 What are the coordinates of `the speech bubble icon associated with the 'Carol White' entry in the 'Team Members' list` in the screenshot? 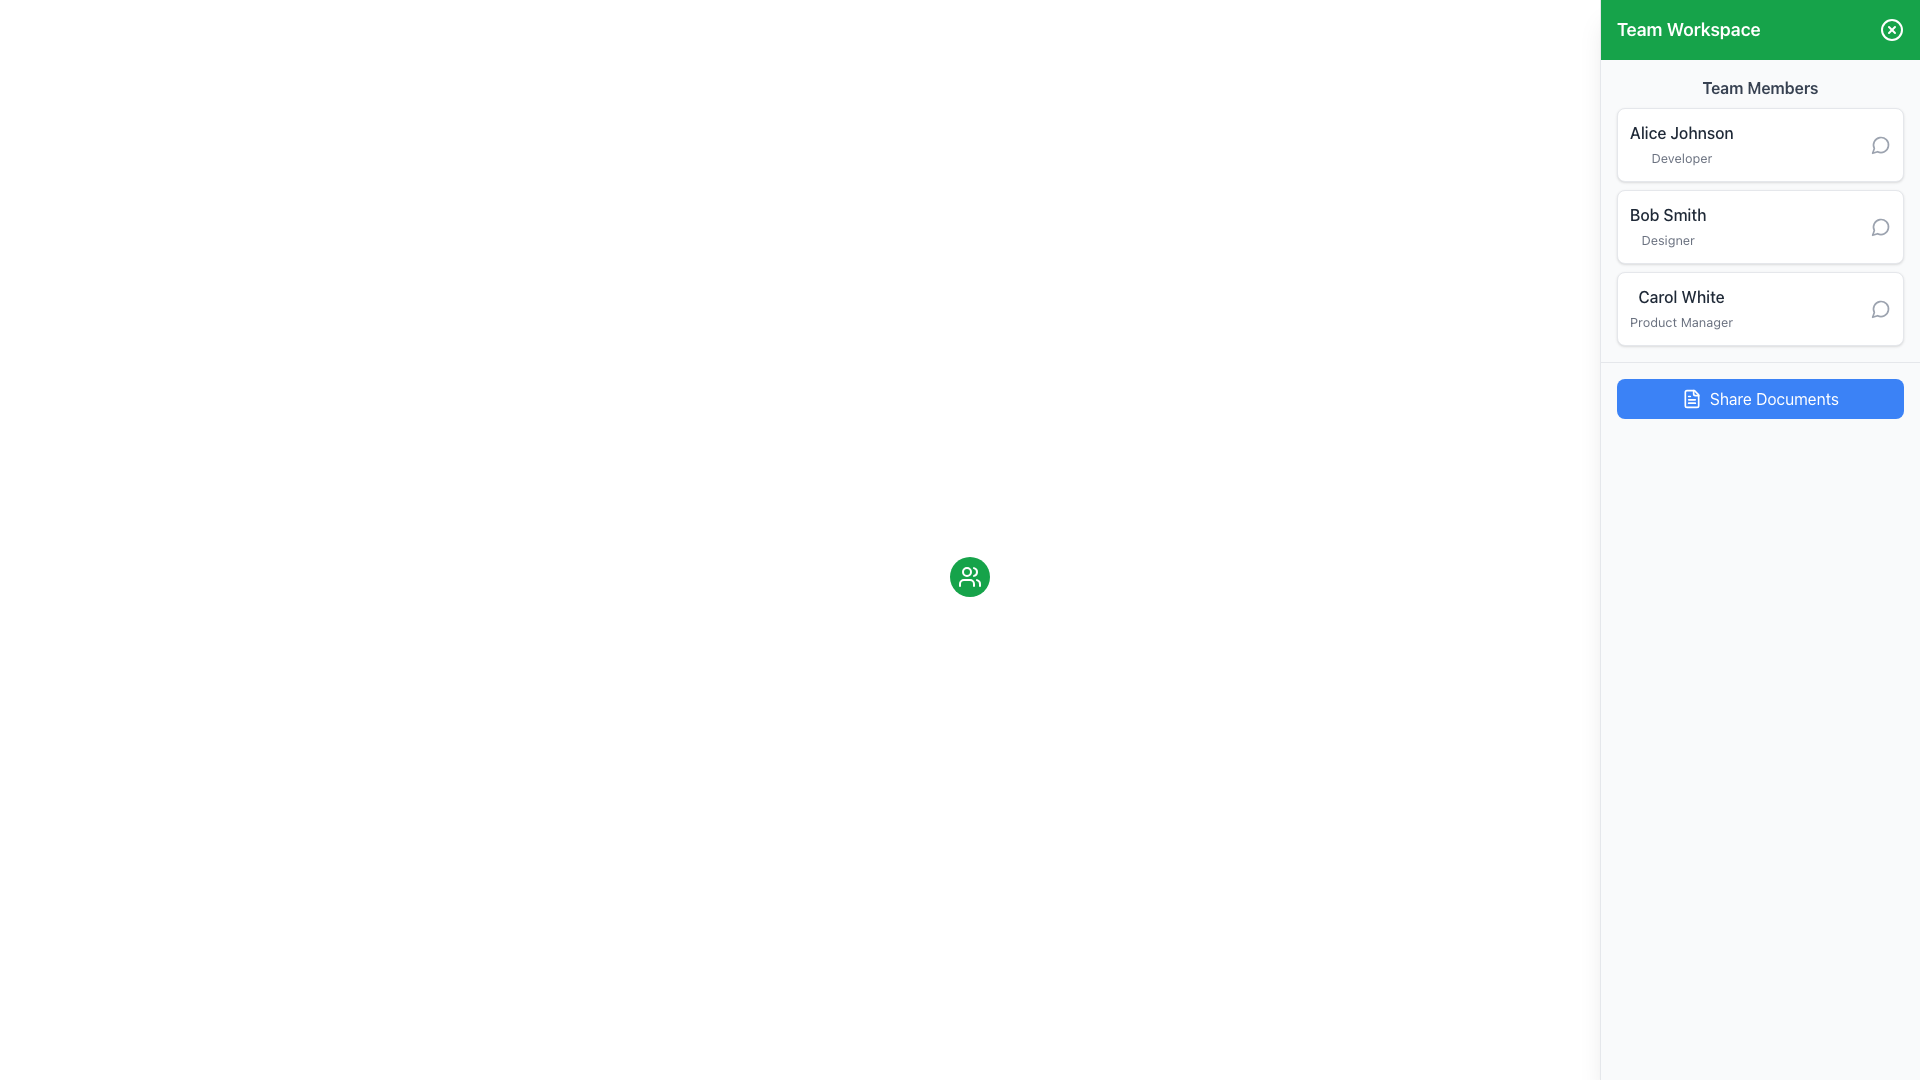 It's located at (1879, 309).